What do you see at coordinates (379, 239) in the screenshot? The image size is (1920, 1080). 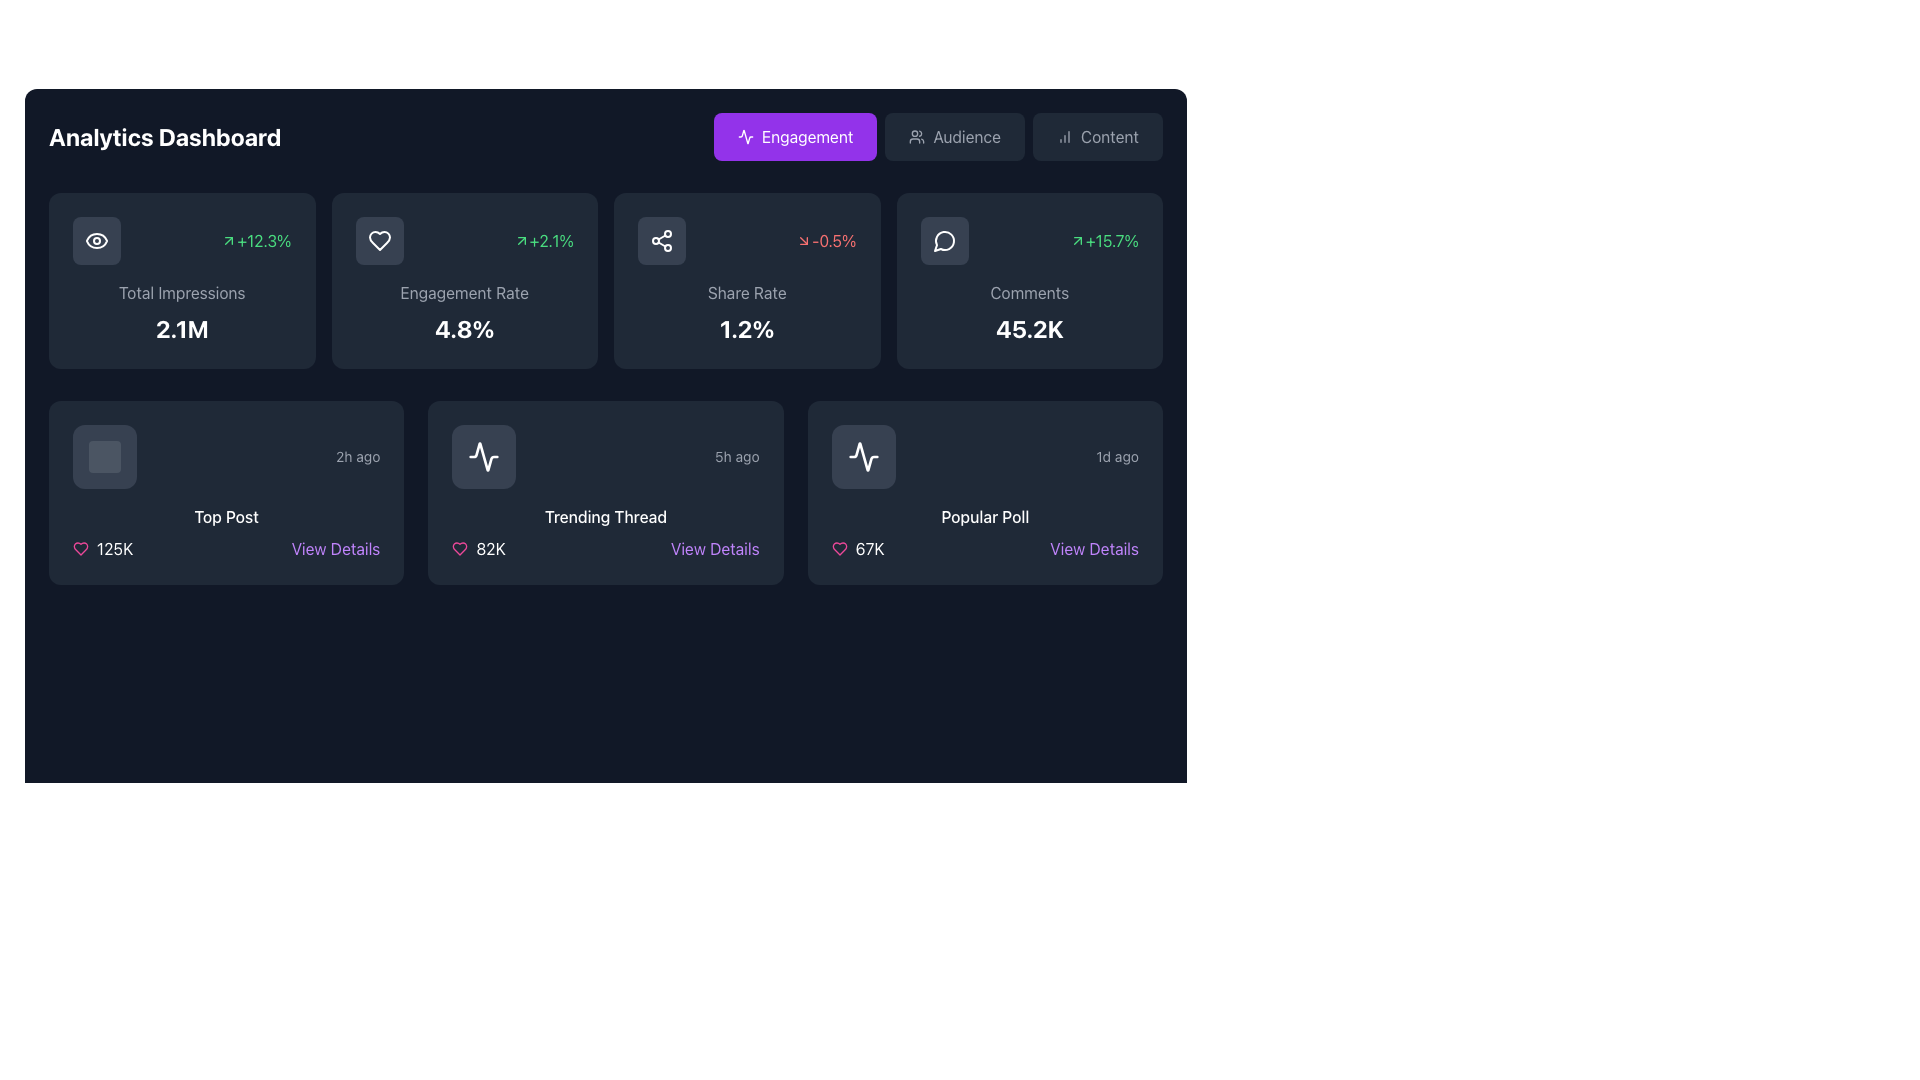 I see `the user engagement icon located in the second card from the left in the top row of the analytics dashboard` at bounding box center [379, 239].